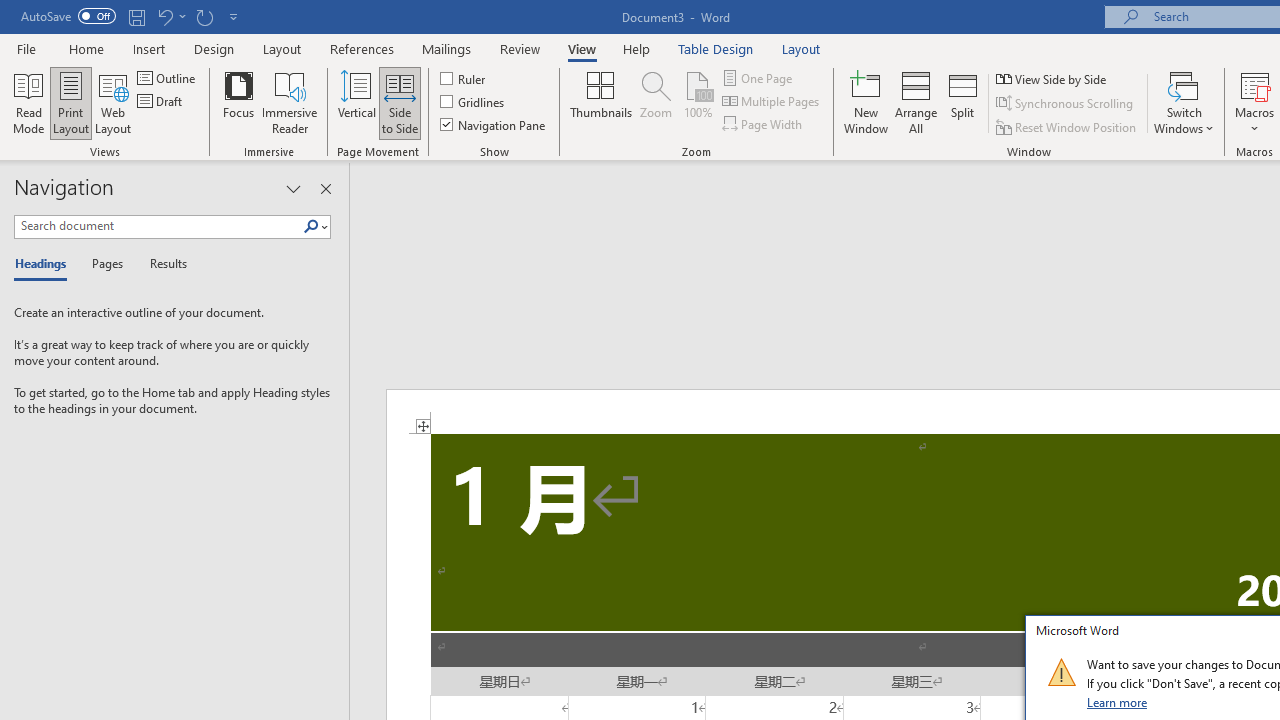 Image resolution: width=1280 pixels, height=720 pixels. Describe the element at coordinates (1254, 103) in the screenshot. I see `'Macros'` at that location.